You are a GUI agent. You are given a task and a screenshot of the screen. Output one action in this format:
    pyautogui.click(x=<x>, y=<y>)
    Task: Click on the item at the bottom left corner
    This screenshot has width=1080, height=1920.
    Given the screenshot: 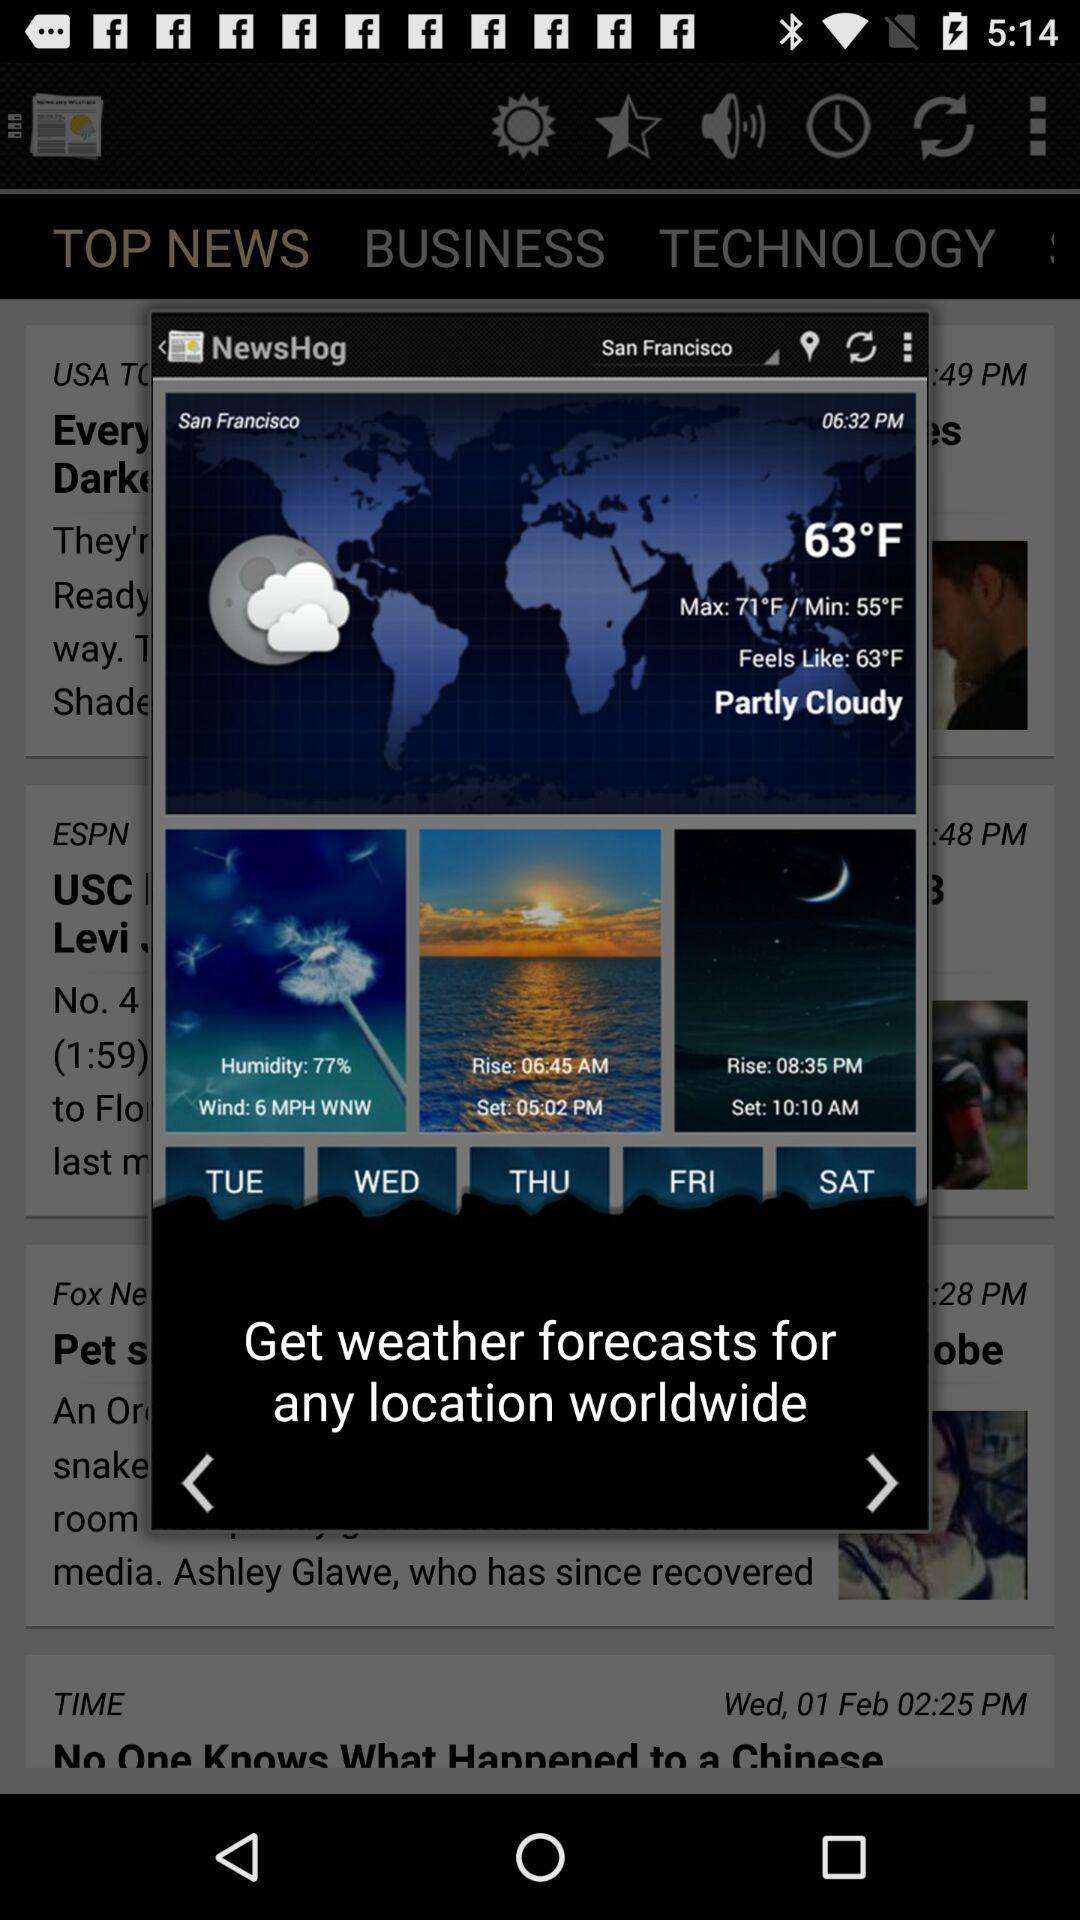 What is the action you would take?
    pyautogui.click(x=197, y=1483)
    